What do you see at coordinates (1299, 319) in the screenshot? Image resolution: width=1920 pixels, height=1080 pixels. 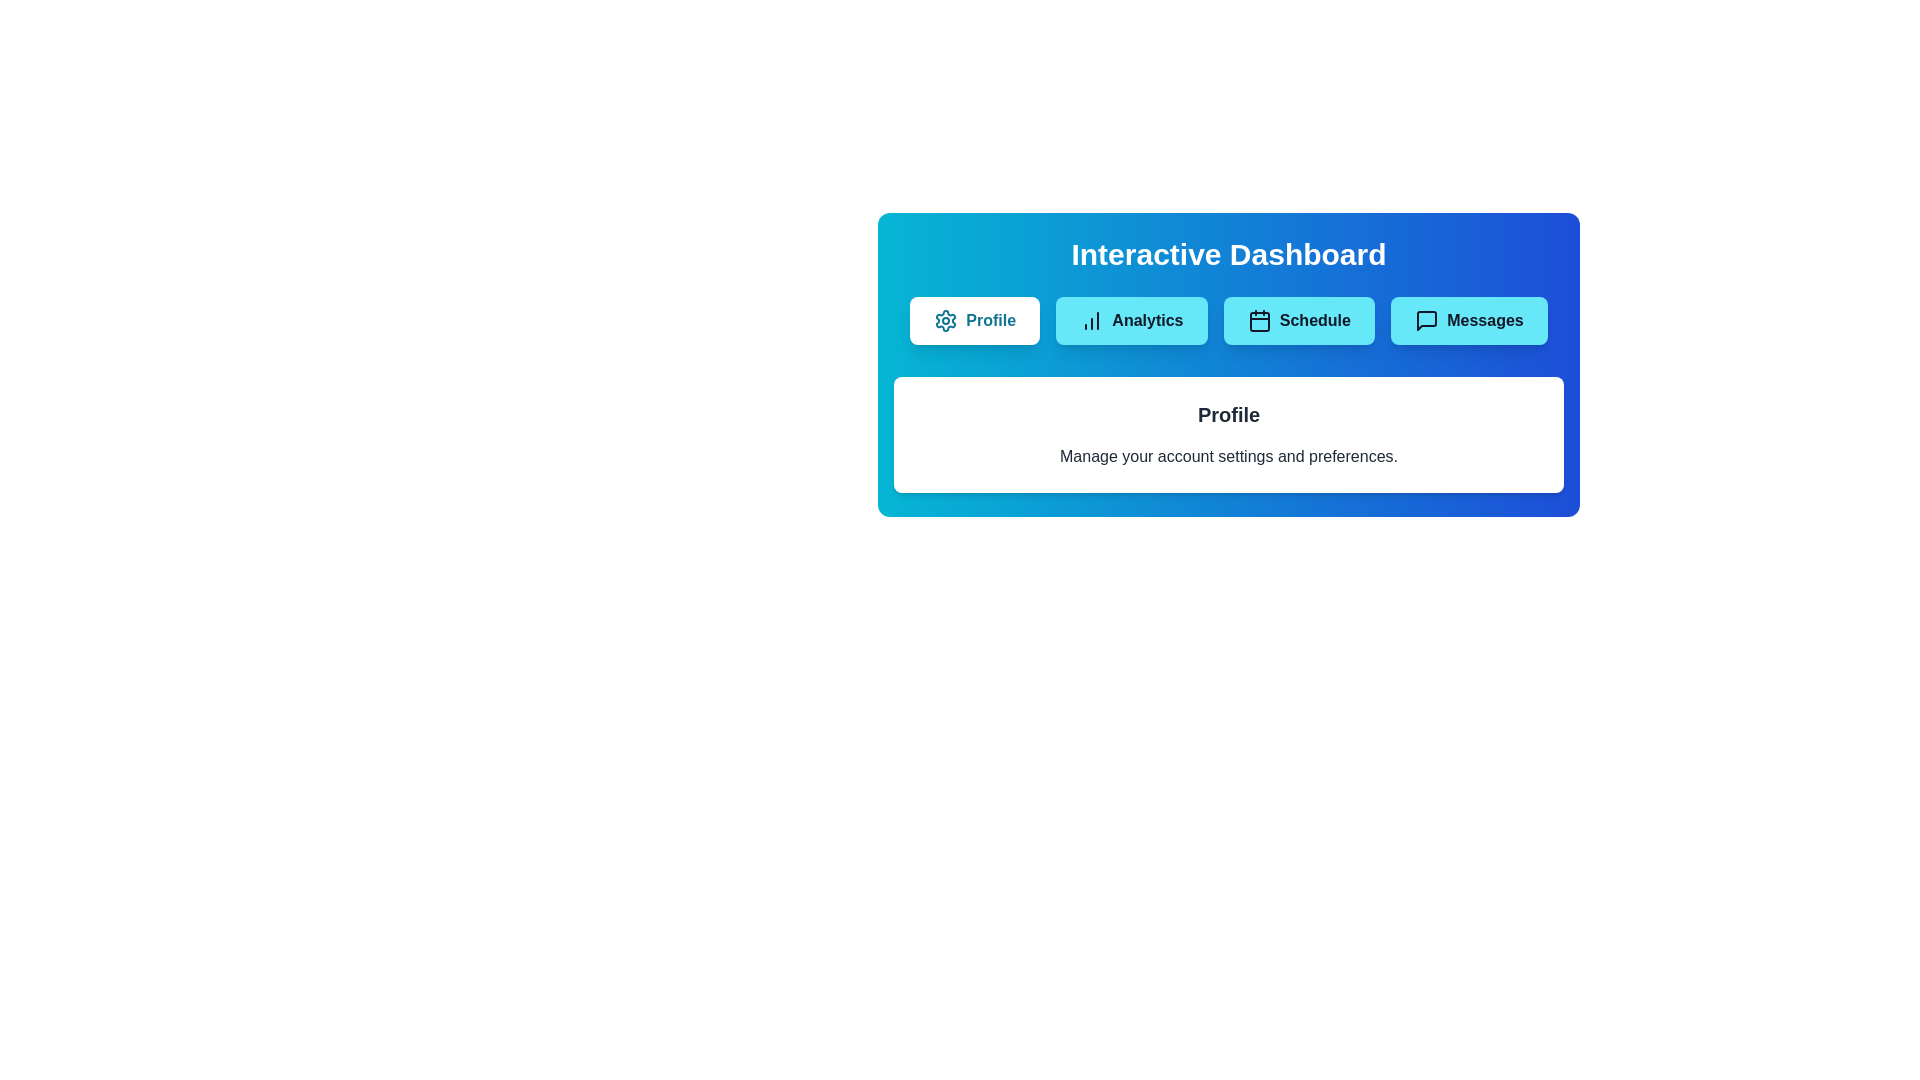 I see `the tab labeled Schedule to view its content` at bounding box center [1299, 319].